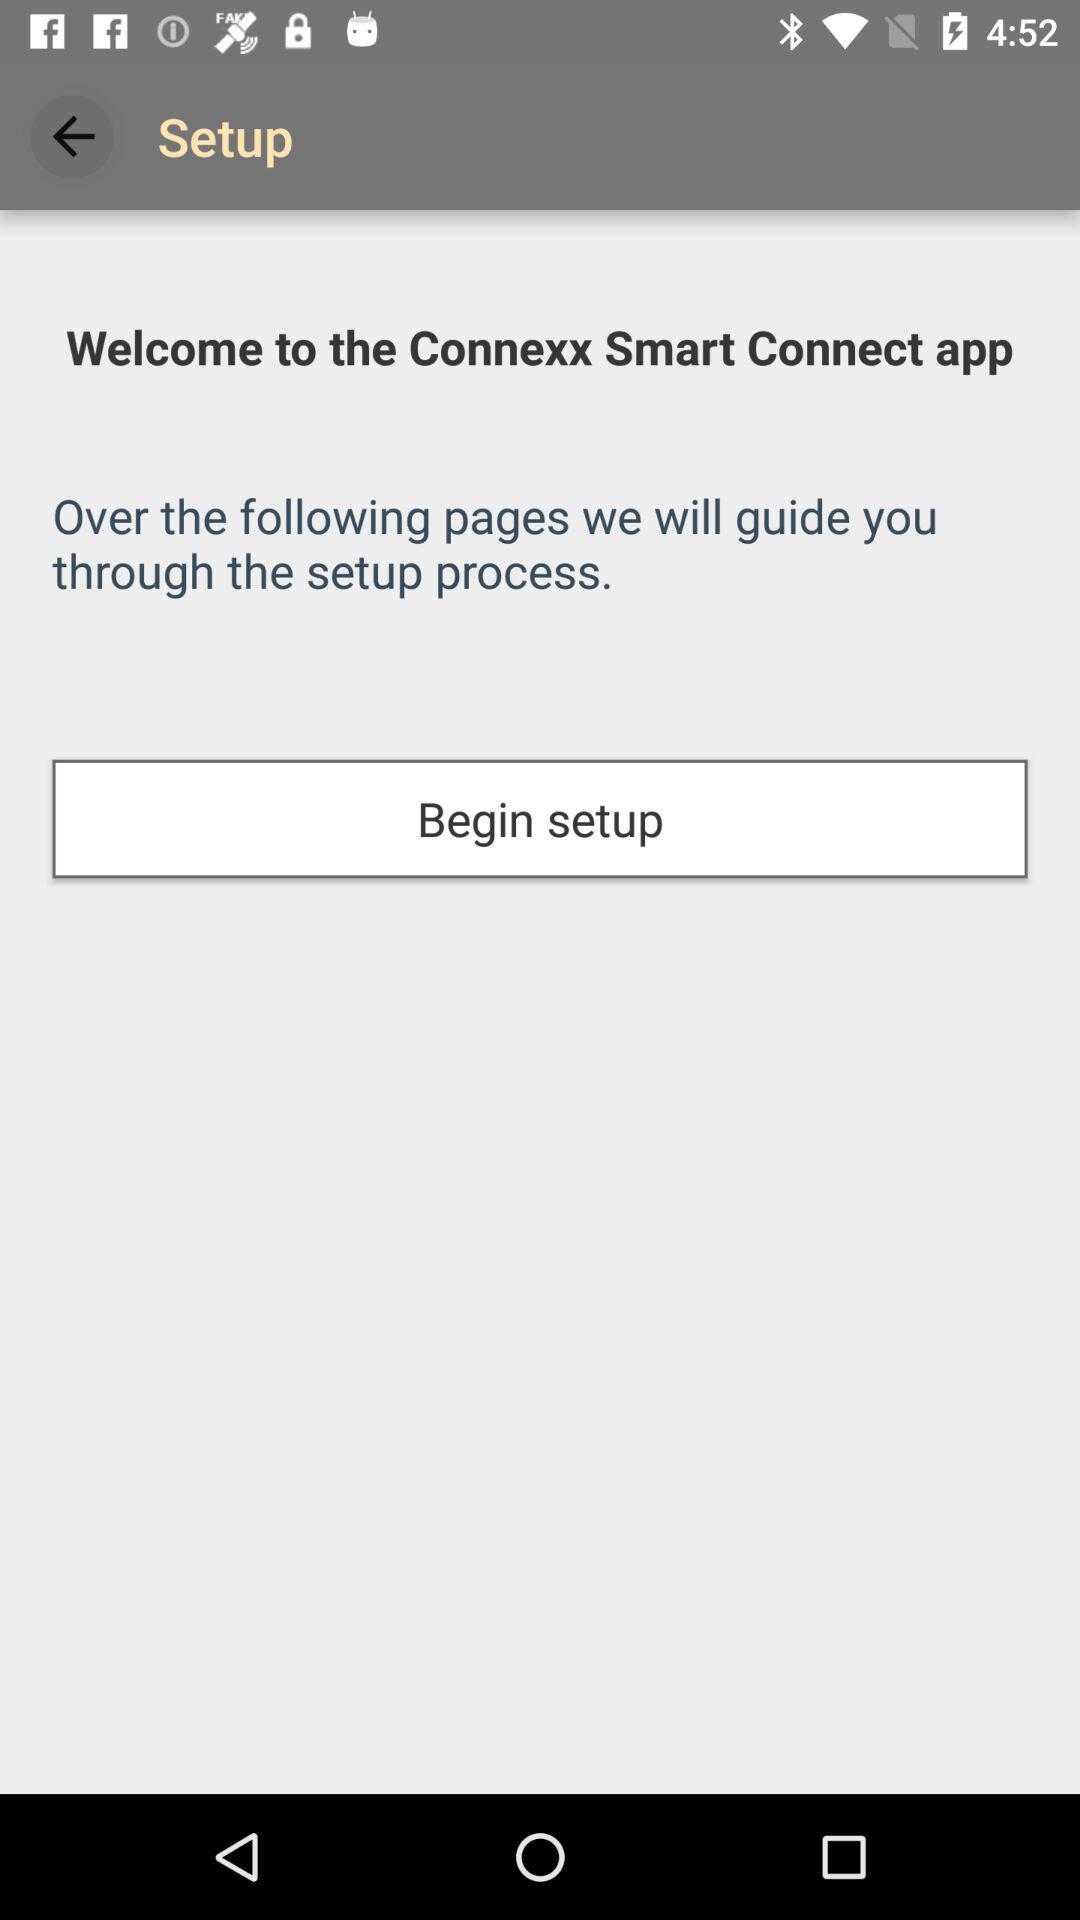 Image resolution: width=1080 pixels, height=1920 pixels. Describe the element at coordinates (540, 819) in the screenshot. I see `begin setup icon` at that location.